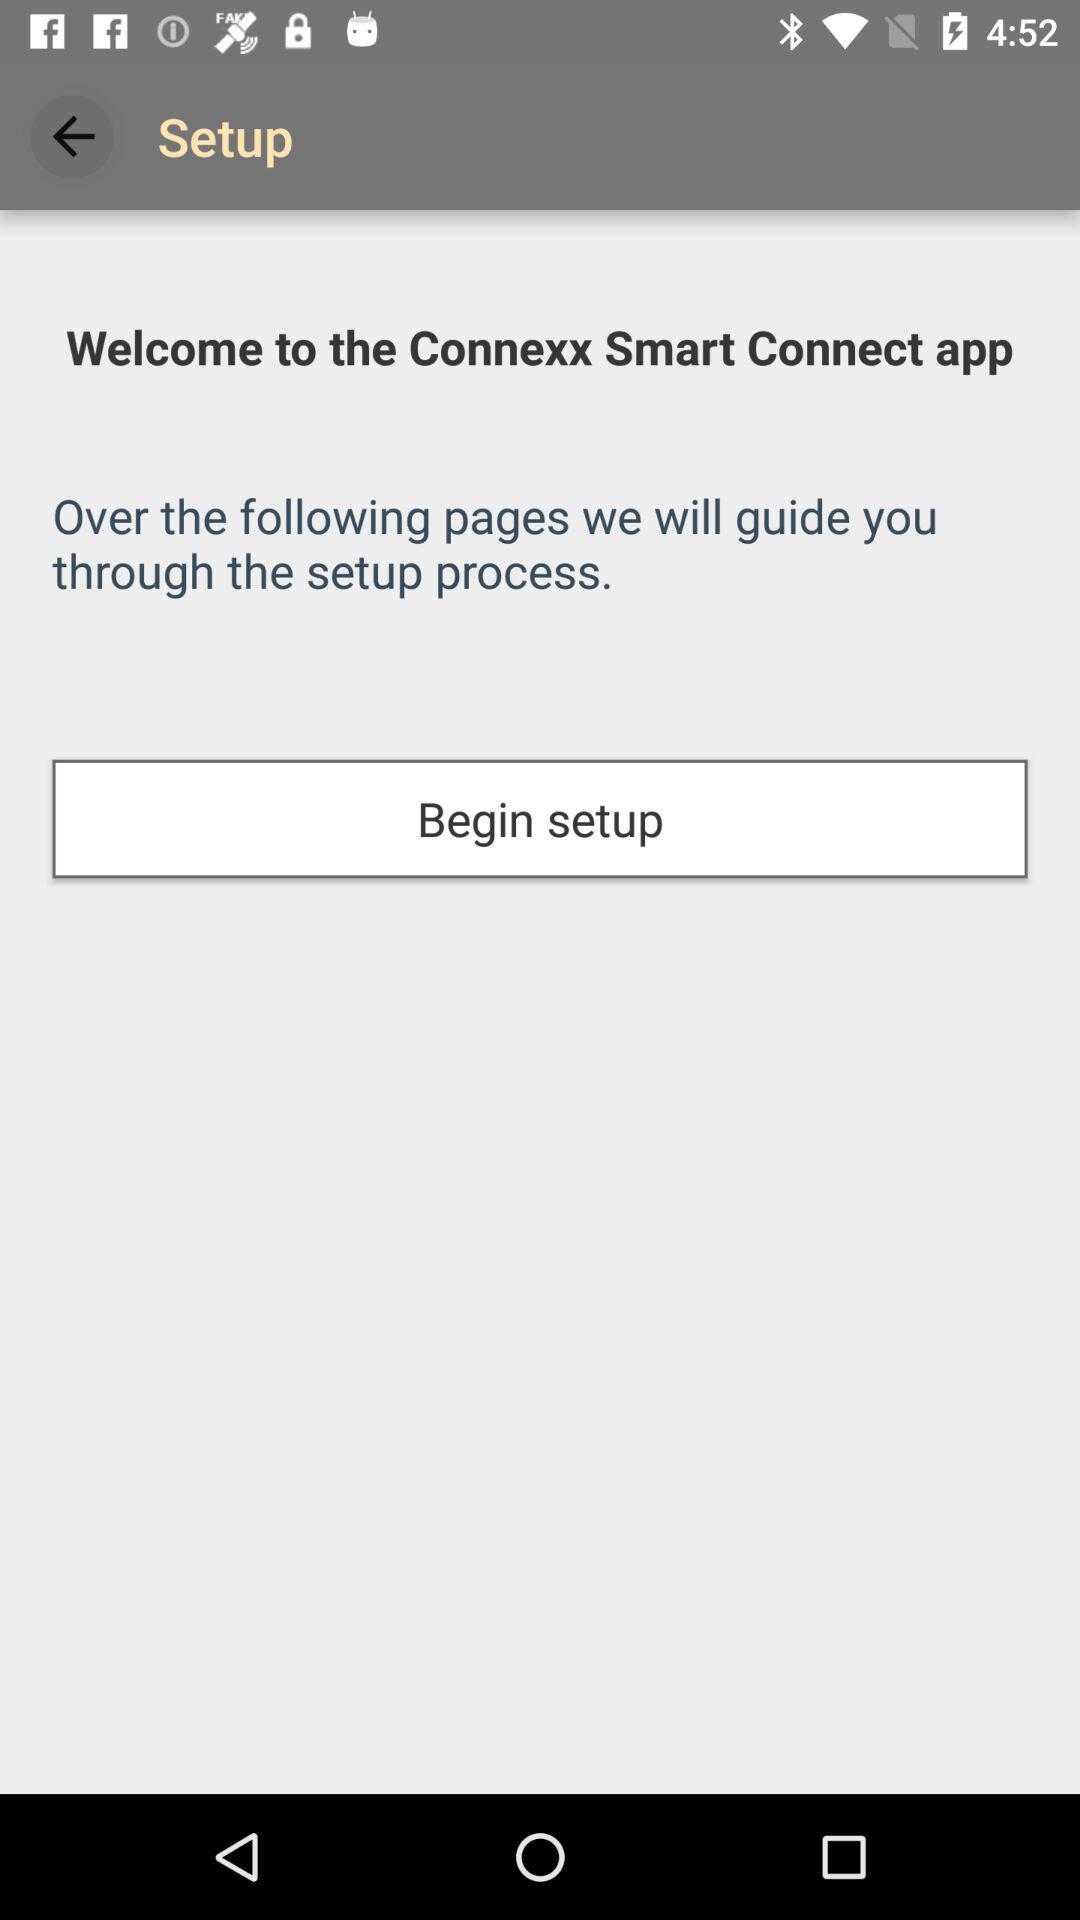 Image resolution: width=1080 pixels, height=1920 pixels. Describe the element at coordinates (540, 819) in the screenshot. I see `begin setup icon` at that location.